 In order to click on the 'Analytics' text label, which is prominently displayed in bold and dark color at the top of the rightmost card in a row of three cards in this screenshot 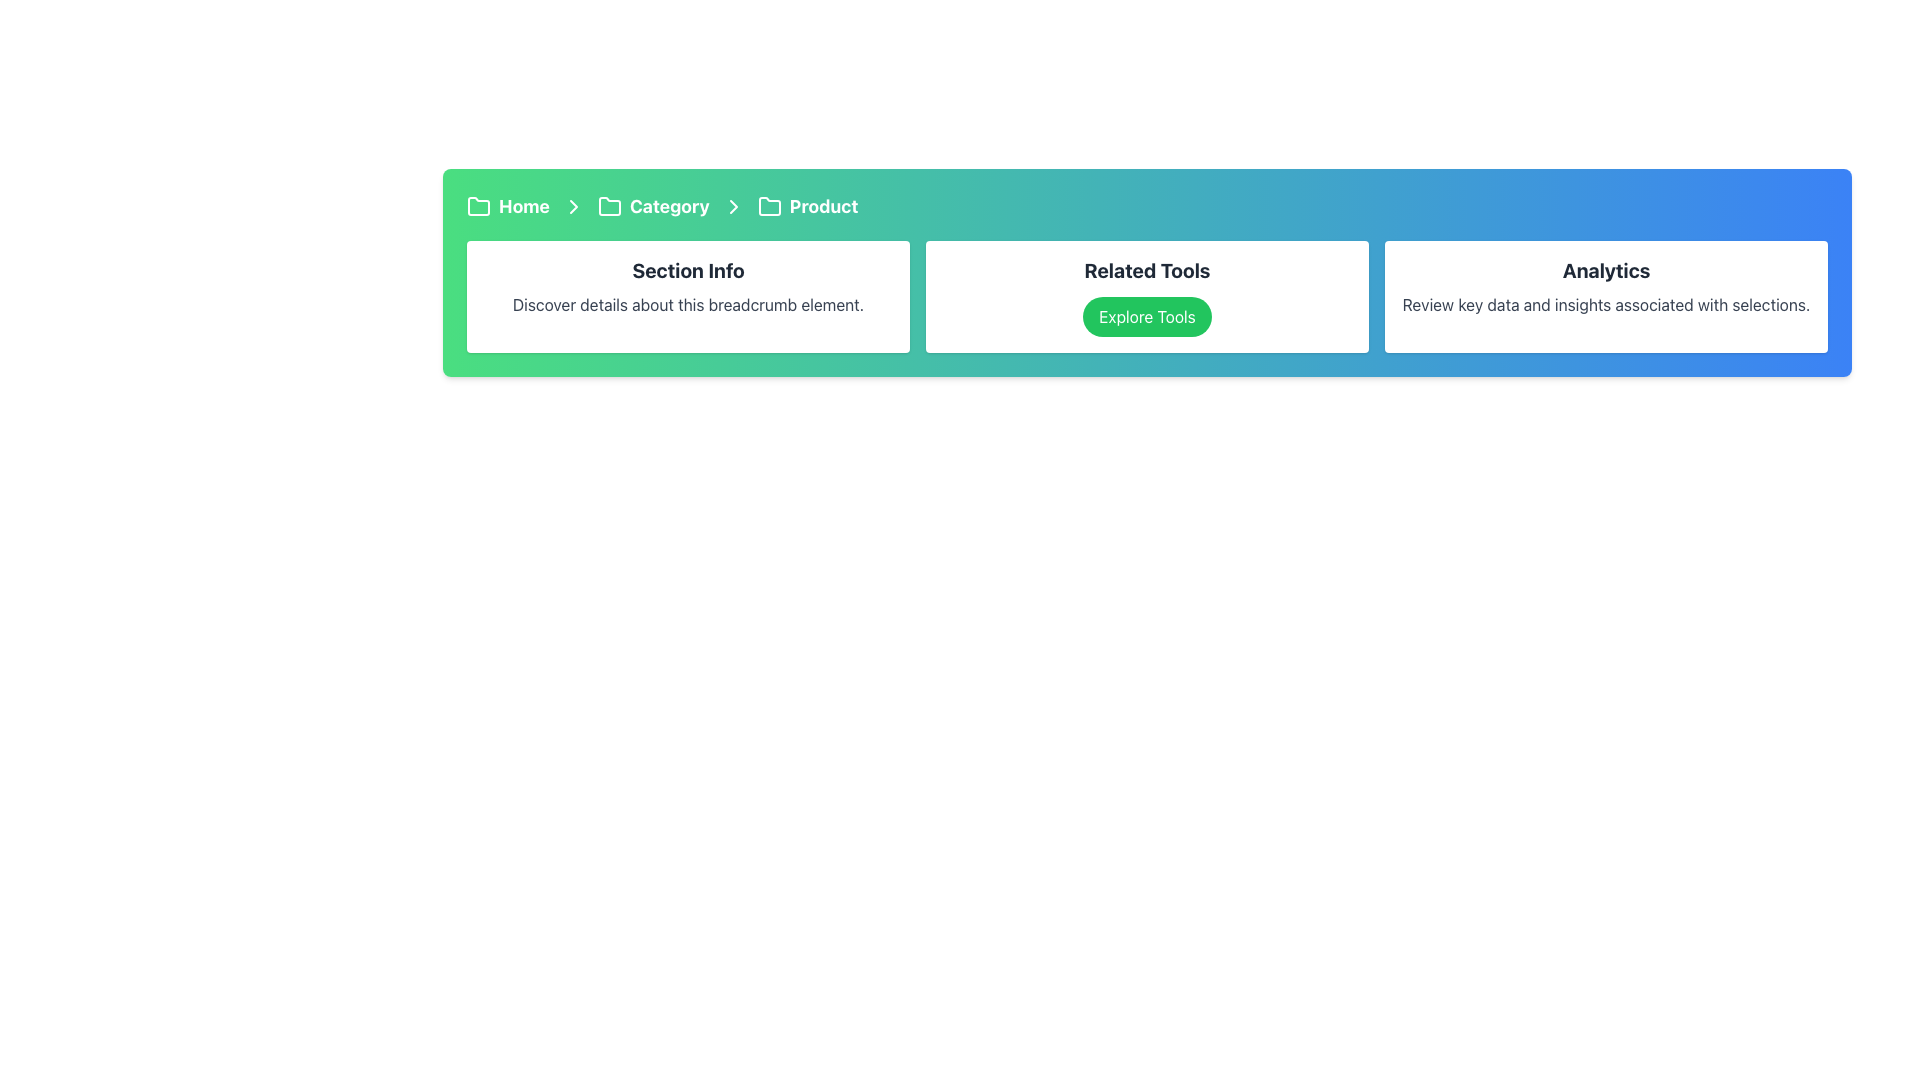, I will do `click(1606, 270)`.